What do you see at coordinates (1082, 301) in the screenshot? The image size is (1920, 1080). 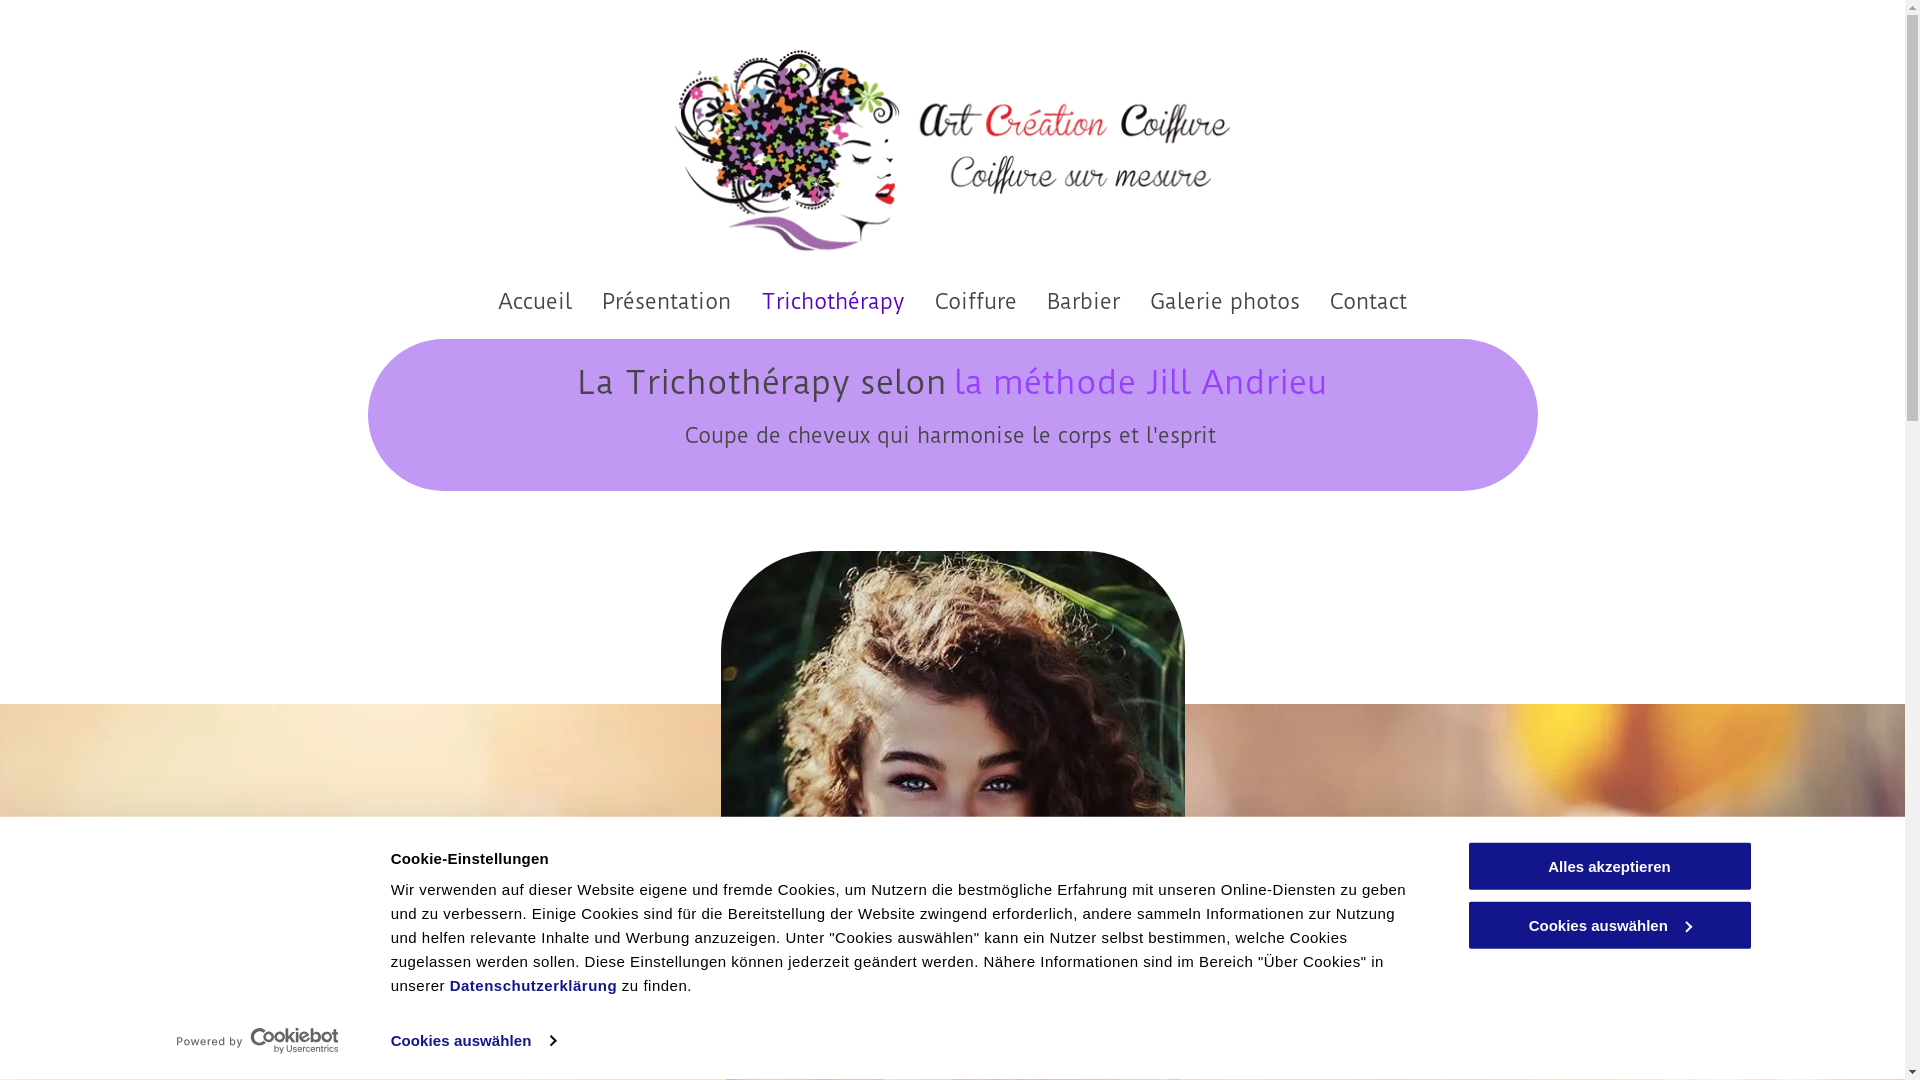 I see `'Barbier'` at bounding box center [1082, 301].